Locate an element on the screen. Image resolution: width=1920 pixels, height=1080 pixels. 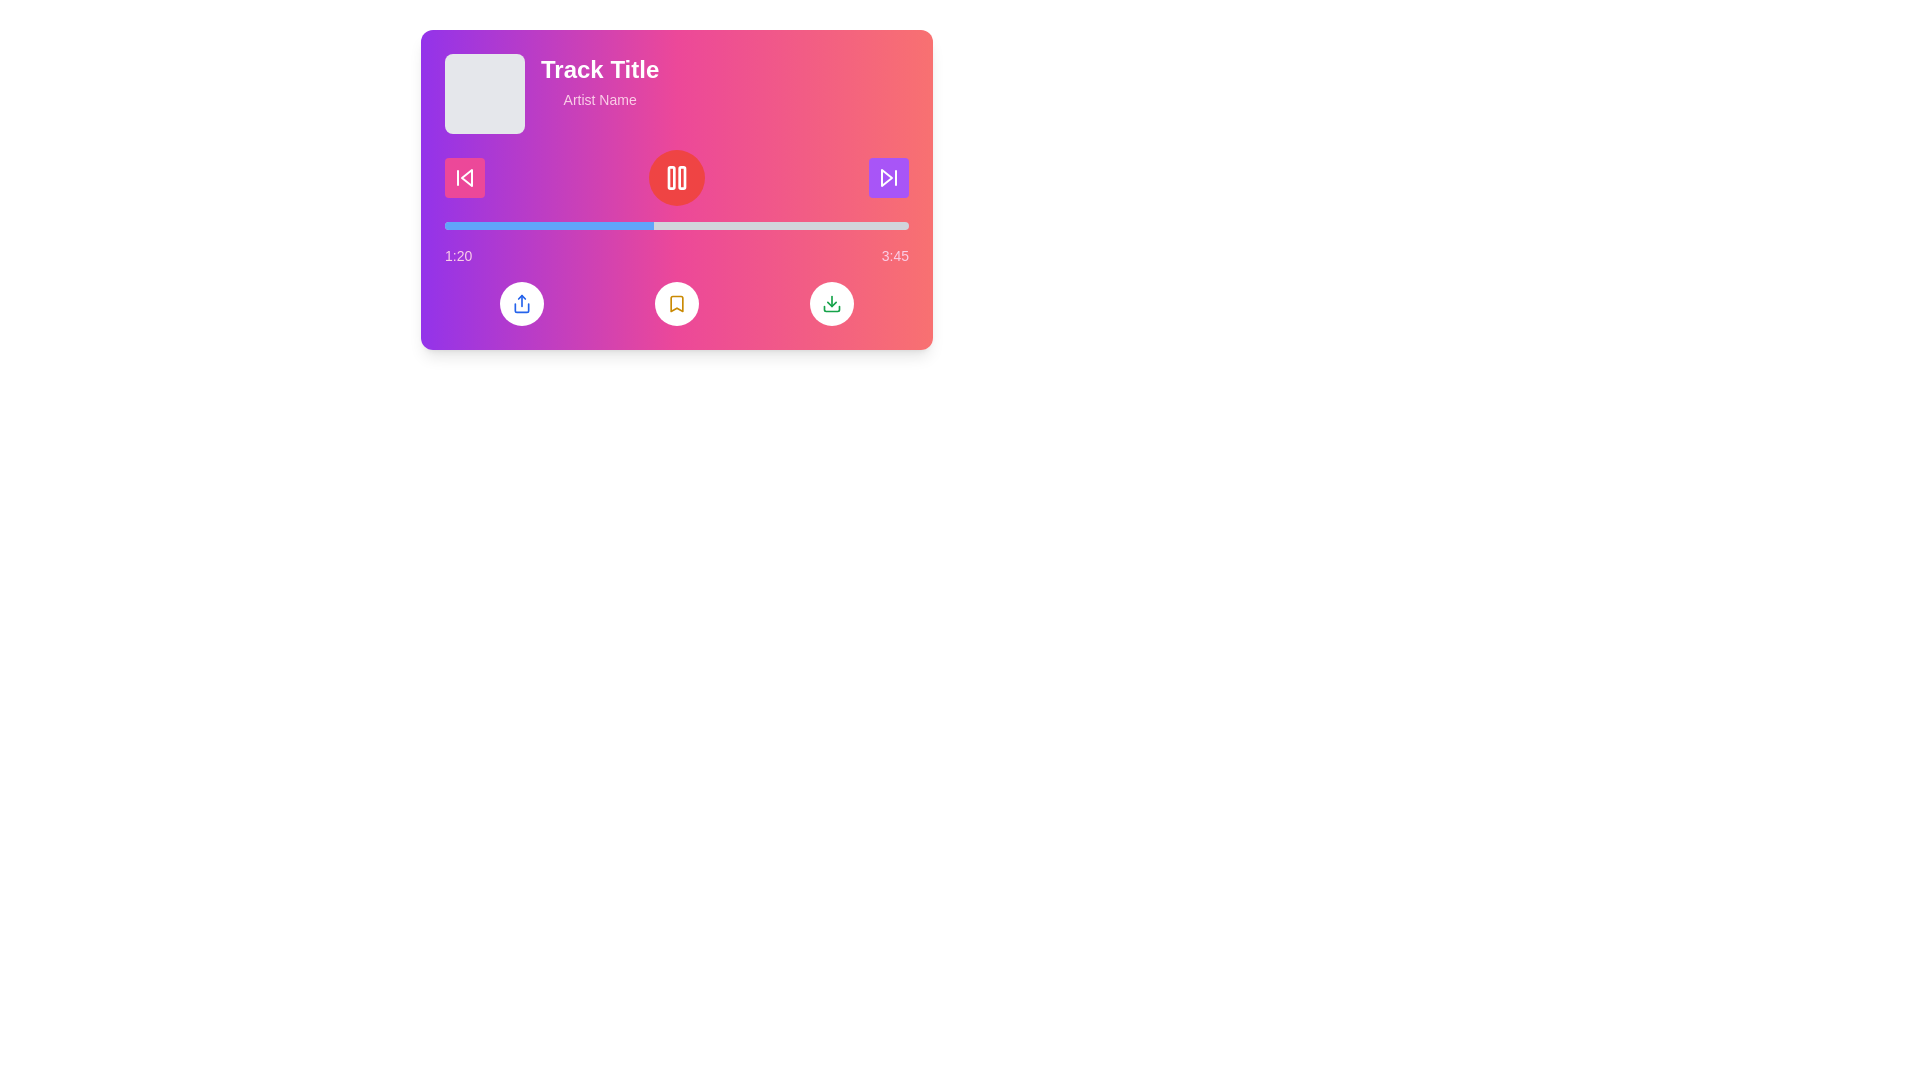
the purple square button labeled 'Skip Forward' in the media control interface to skip to the next track is located at coordinates (886, 176).